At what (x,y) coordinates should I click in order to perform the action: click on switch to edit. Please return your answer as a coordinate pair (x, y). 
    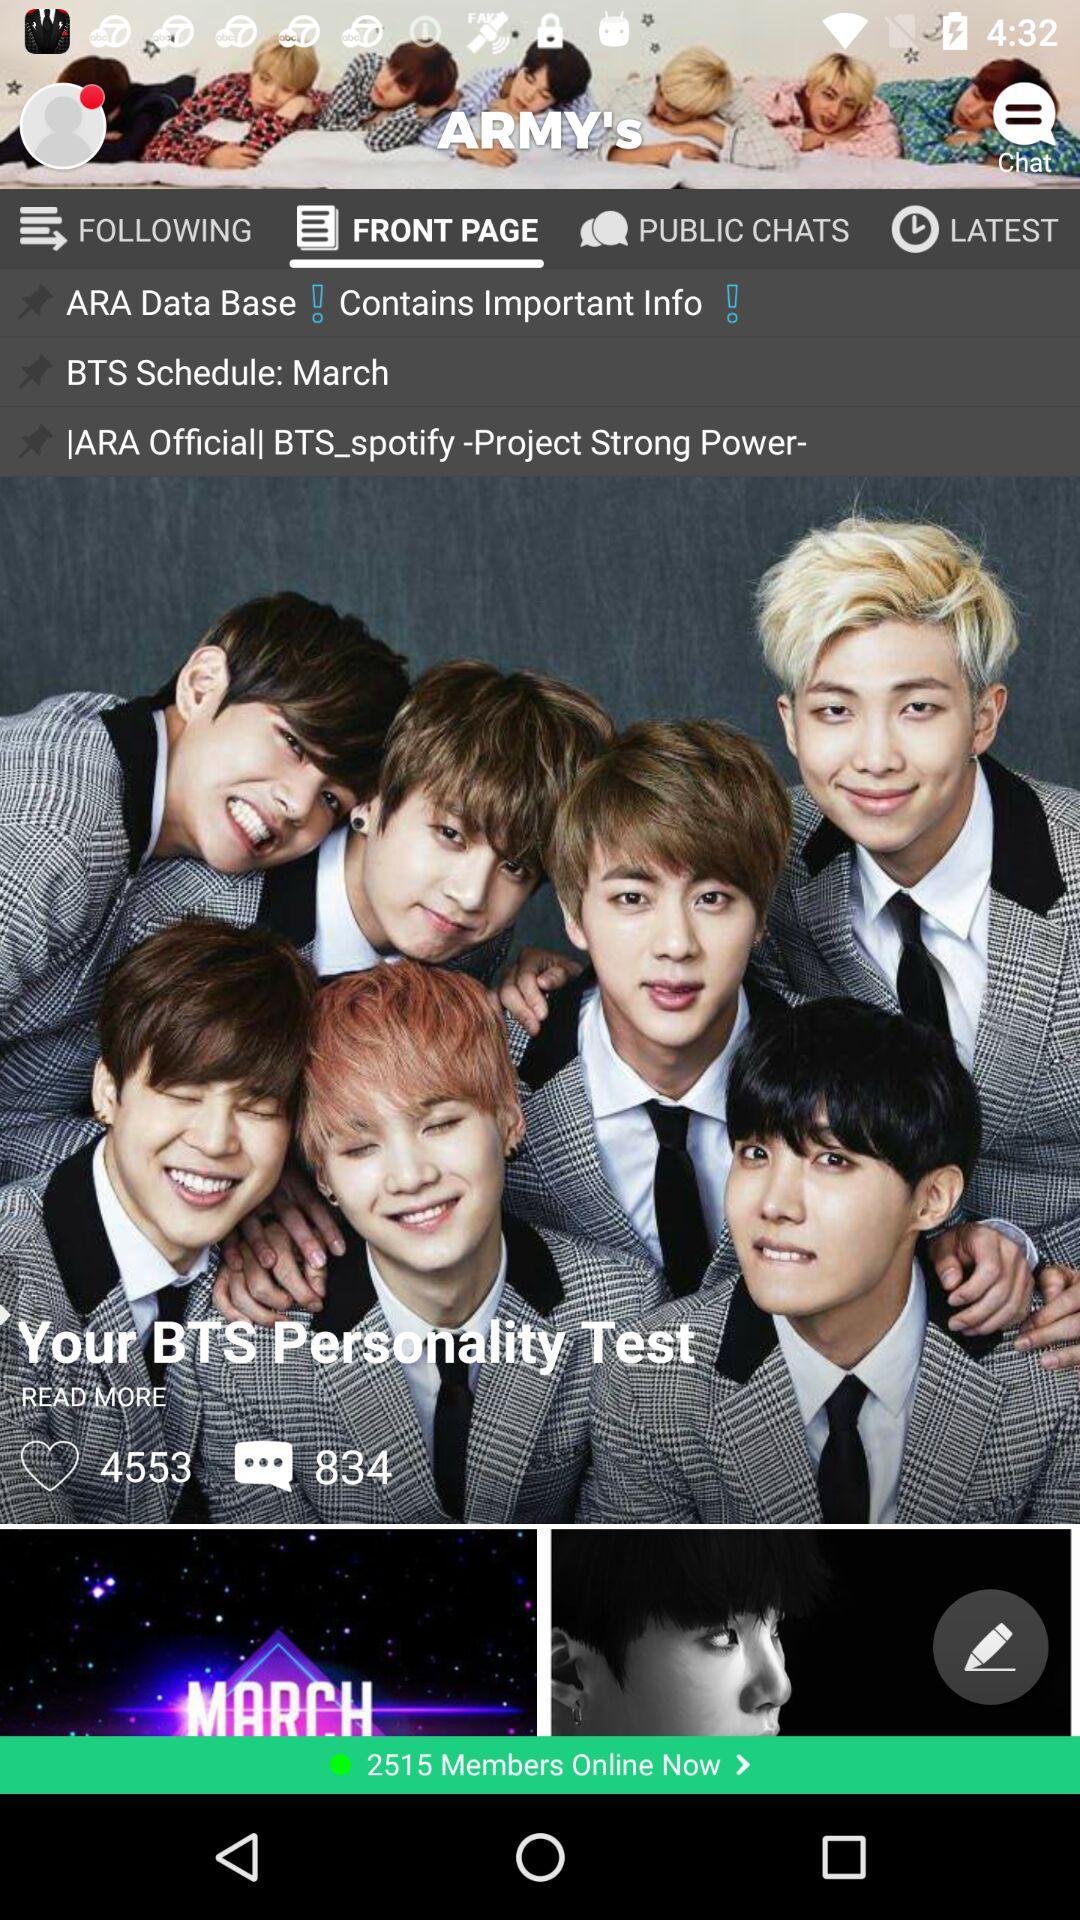
    Looking at the image, I should click on (990, 1646).